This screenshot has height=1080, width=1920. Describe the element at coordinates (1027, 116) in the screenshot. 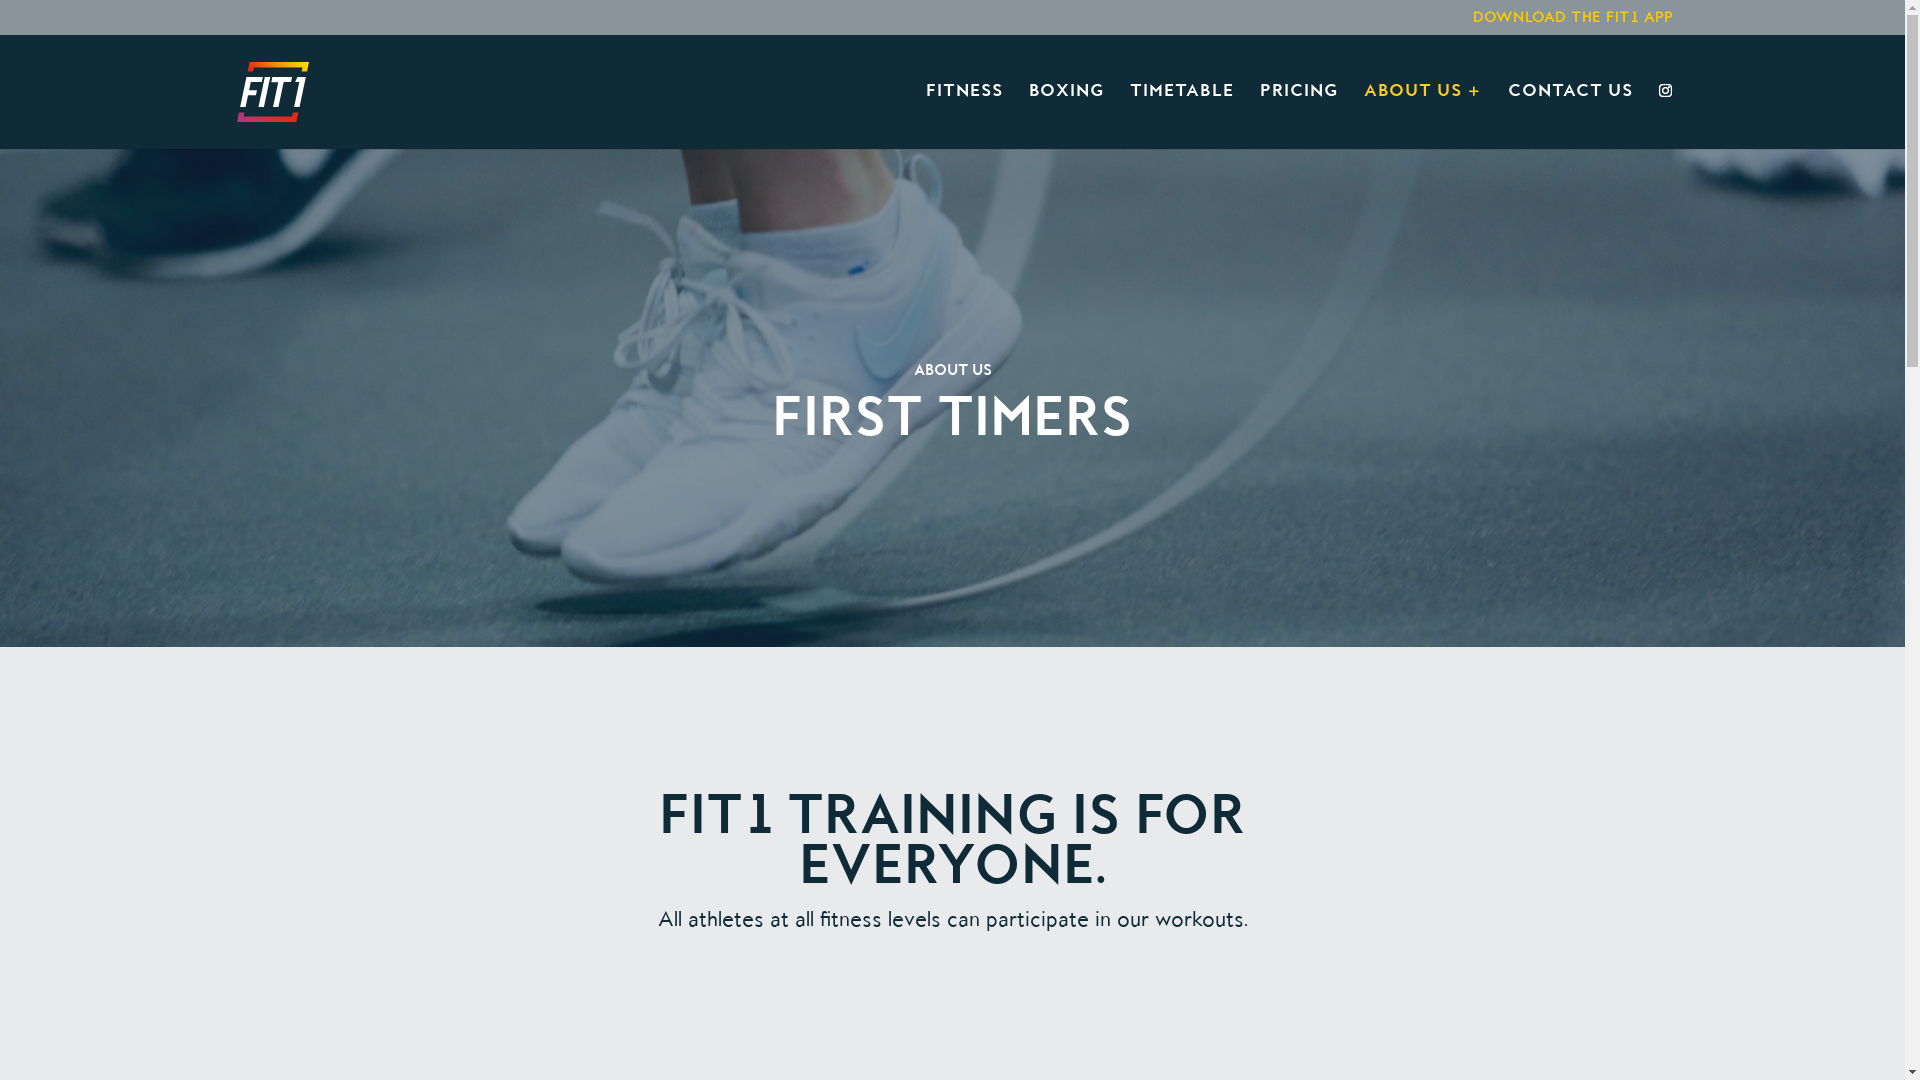

I see `'BOXING'` at that location.